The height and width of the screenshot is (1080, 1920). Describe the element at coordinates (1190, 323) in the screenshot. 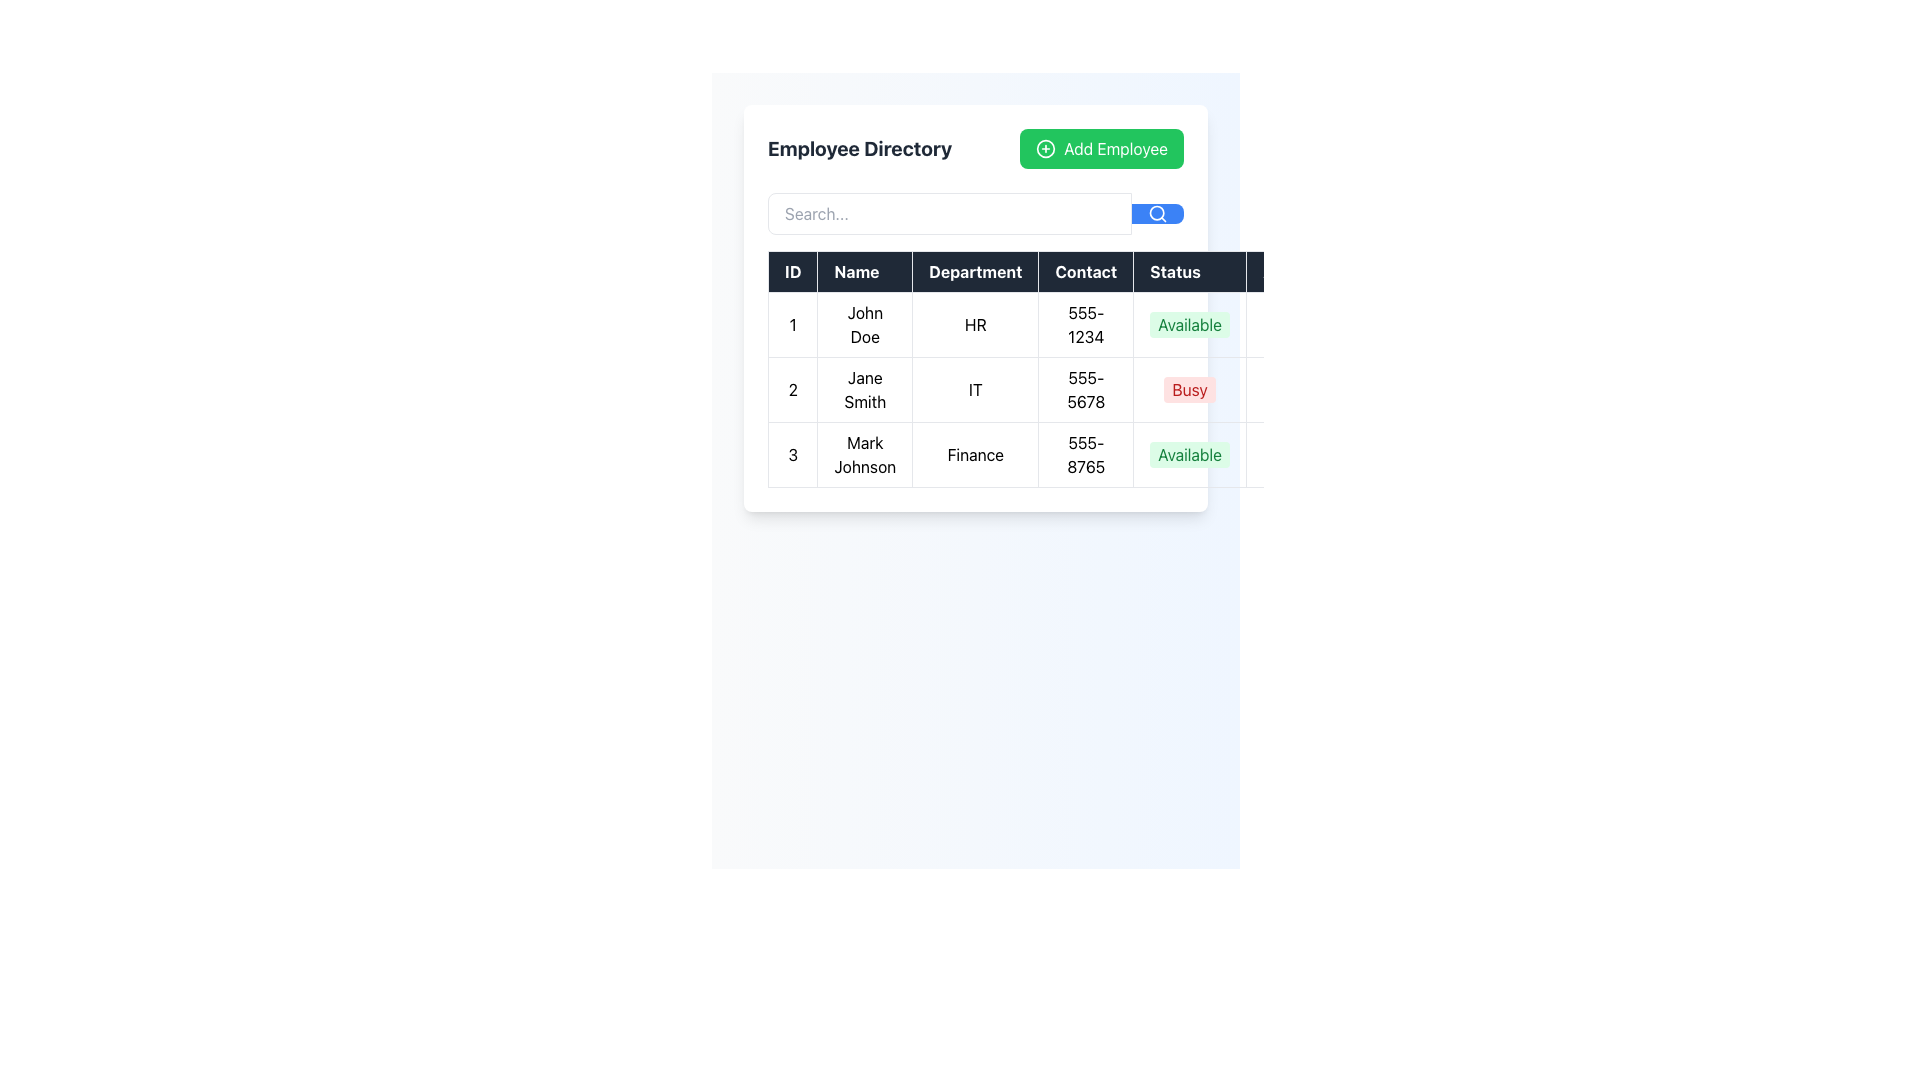

I see `the status indicator label in the second column of the 'Status' column in the table, corresponding to the first row's data` at that location.